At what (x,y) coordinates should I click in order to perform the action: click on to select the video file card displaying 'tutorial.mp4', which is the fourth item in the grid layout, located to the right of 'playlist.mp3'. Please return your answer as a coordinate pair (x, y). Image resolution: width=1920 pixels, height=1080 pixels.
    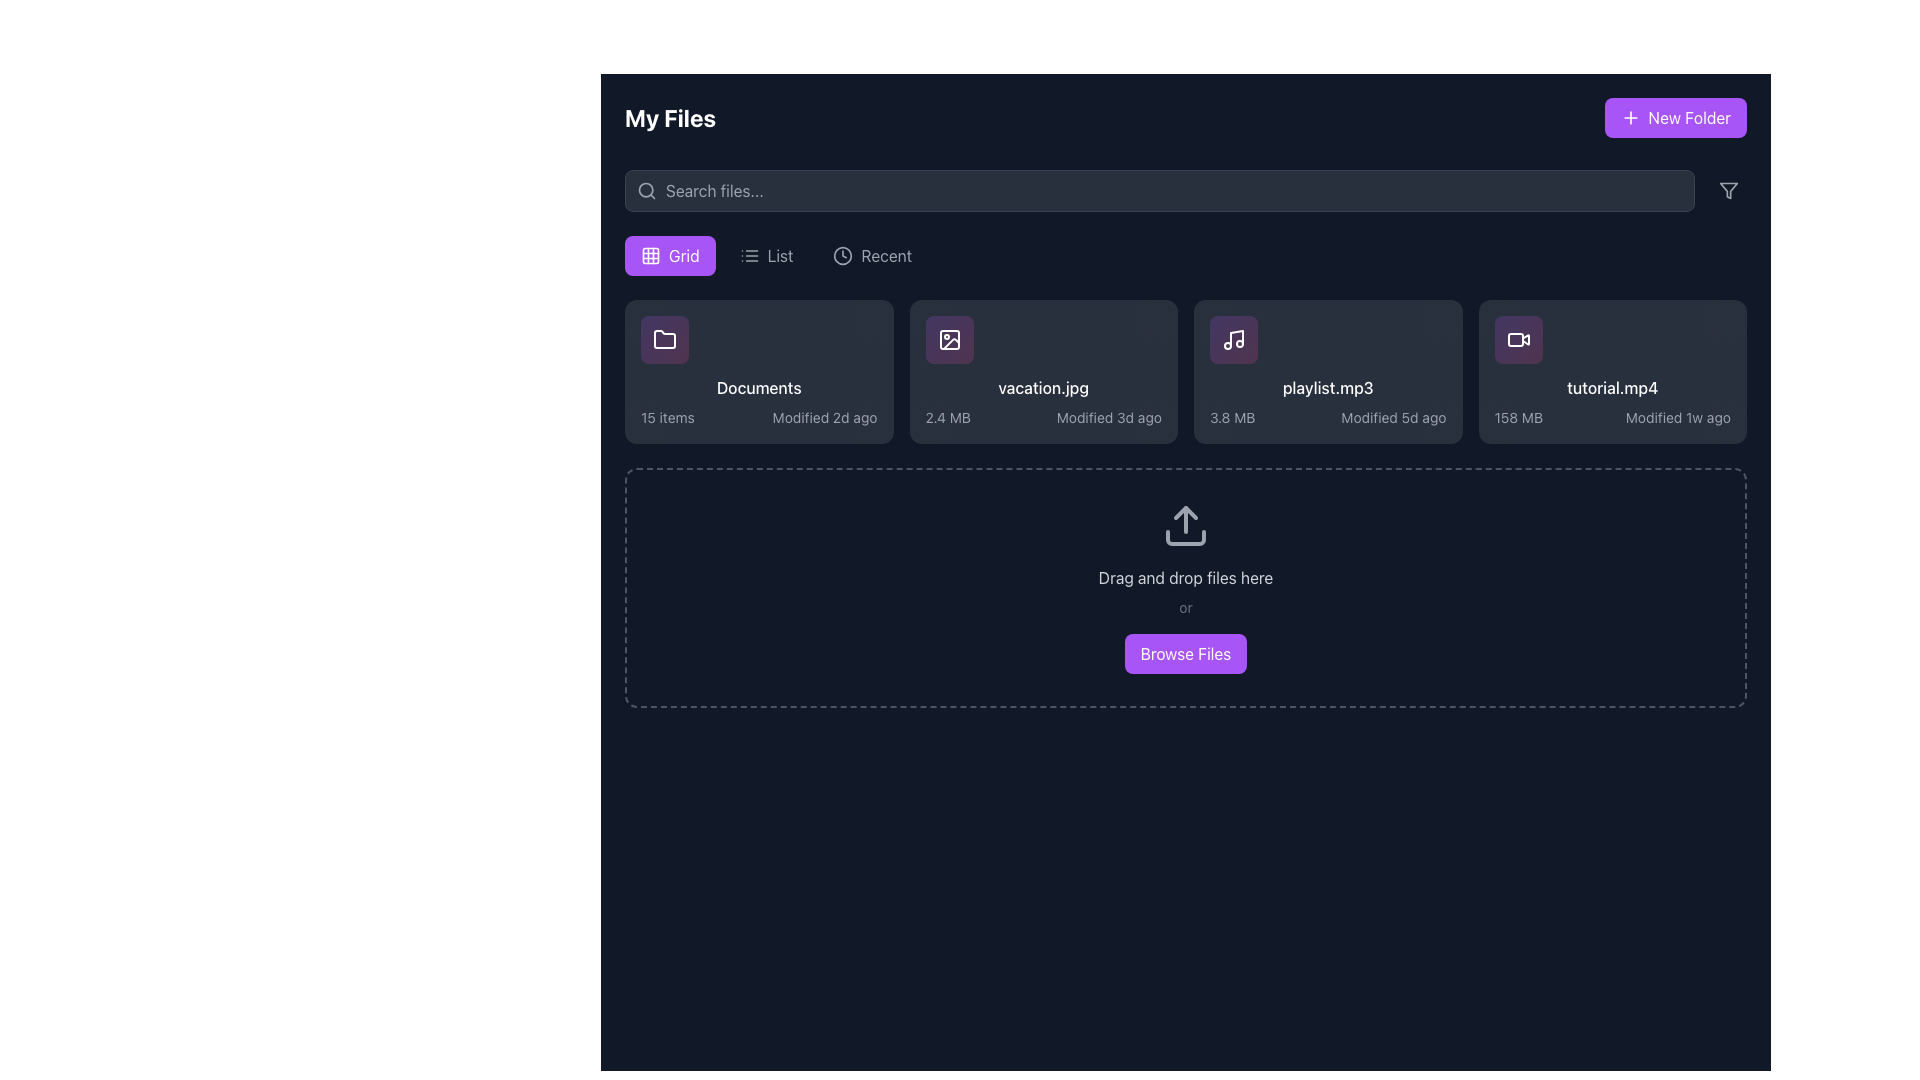
    Looking at the image, I should click on (1612, 371).